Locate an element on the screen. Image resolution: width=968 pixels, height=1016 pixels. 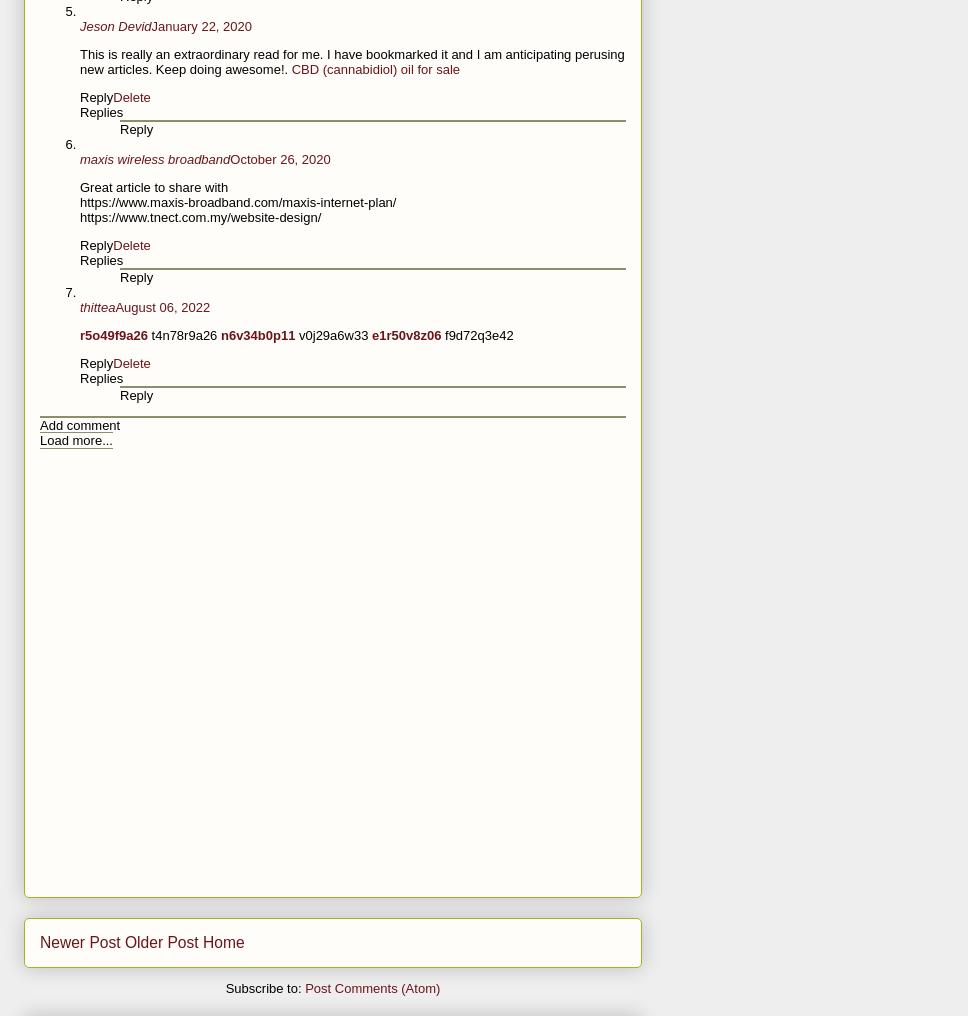
'August 06, 2022' is located at coordinates (162, 306).